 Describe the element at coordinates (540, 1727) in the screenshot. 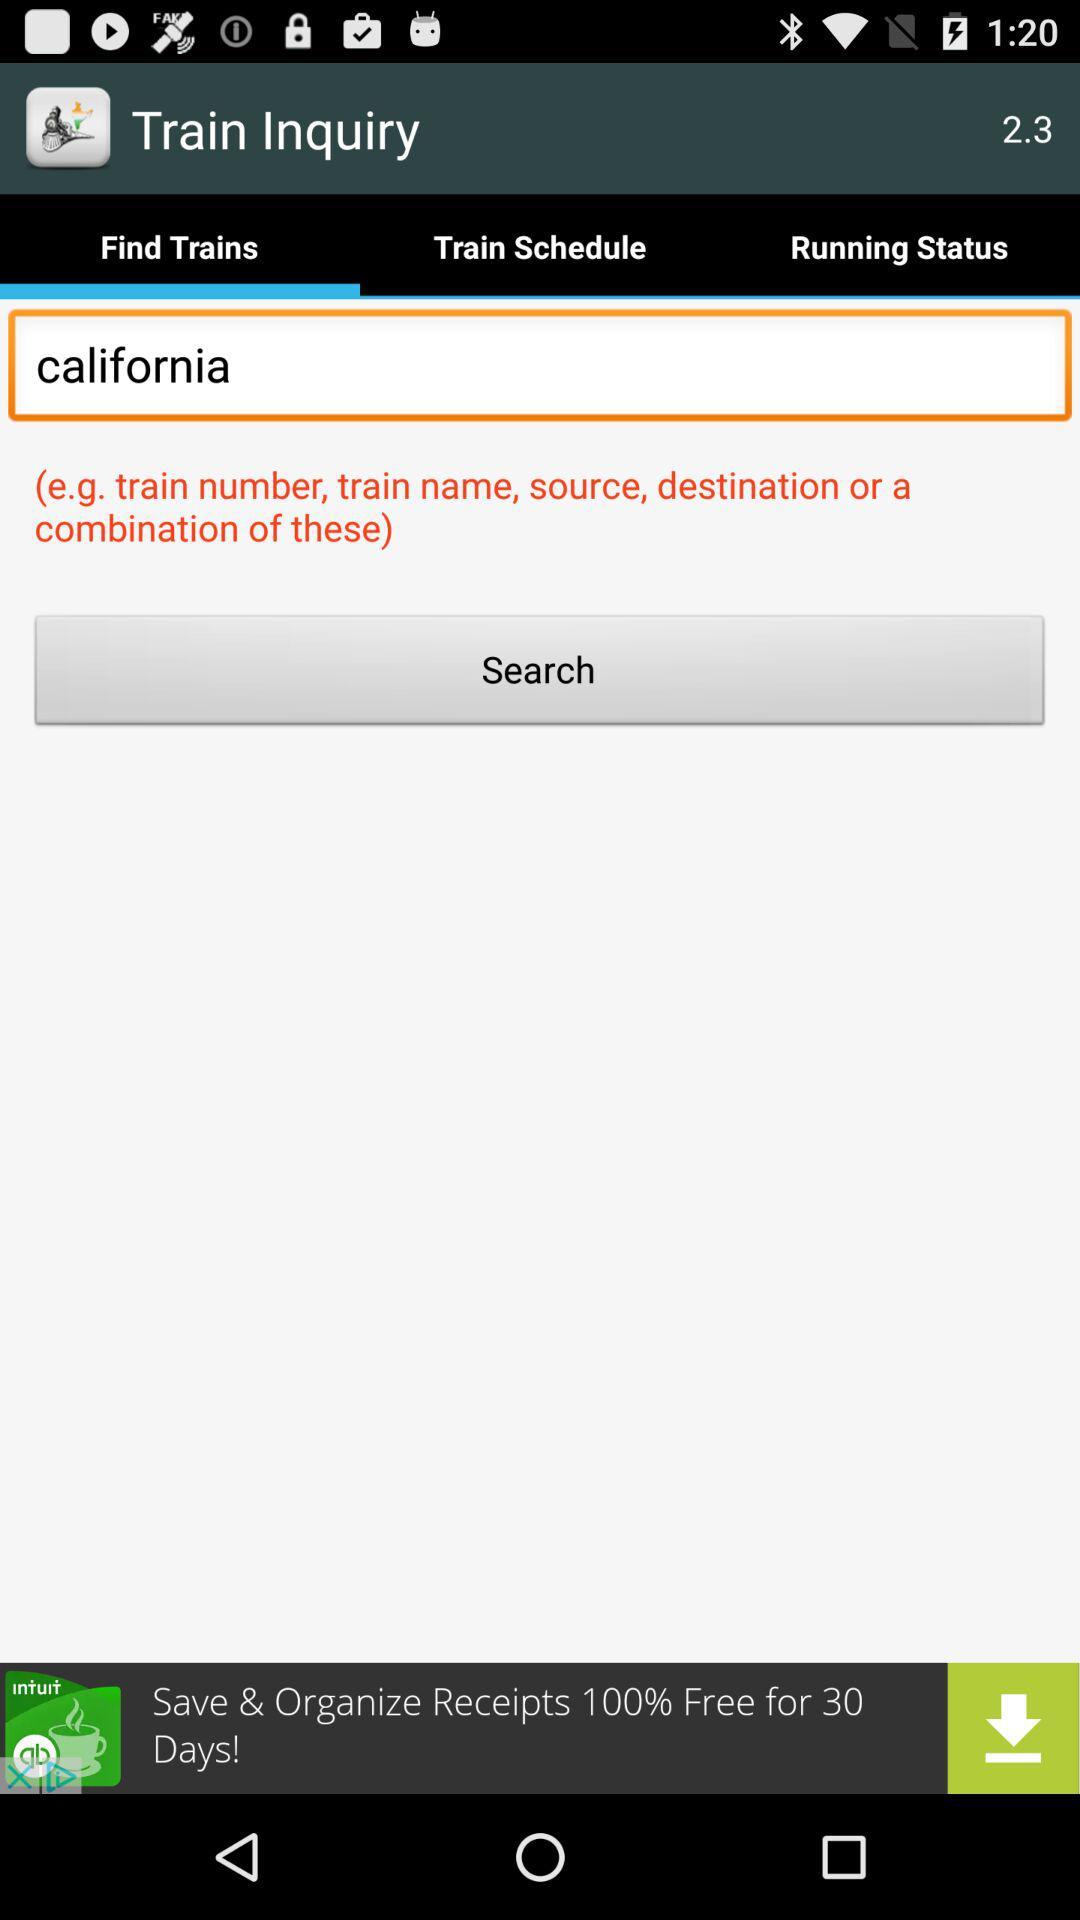

I see `advertisement` at that location.